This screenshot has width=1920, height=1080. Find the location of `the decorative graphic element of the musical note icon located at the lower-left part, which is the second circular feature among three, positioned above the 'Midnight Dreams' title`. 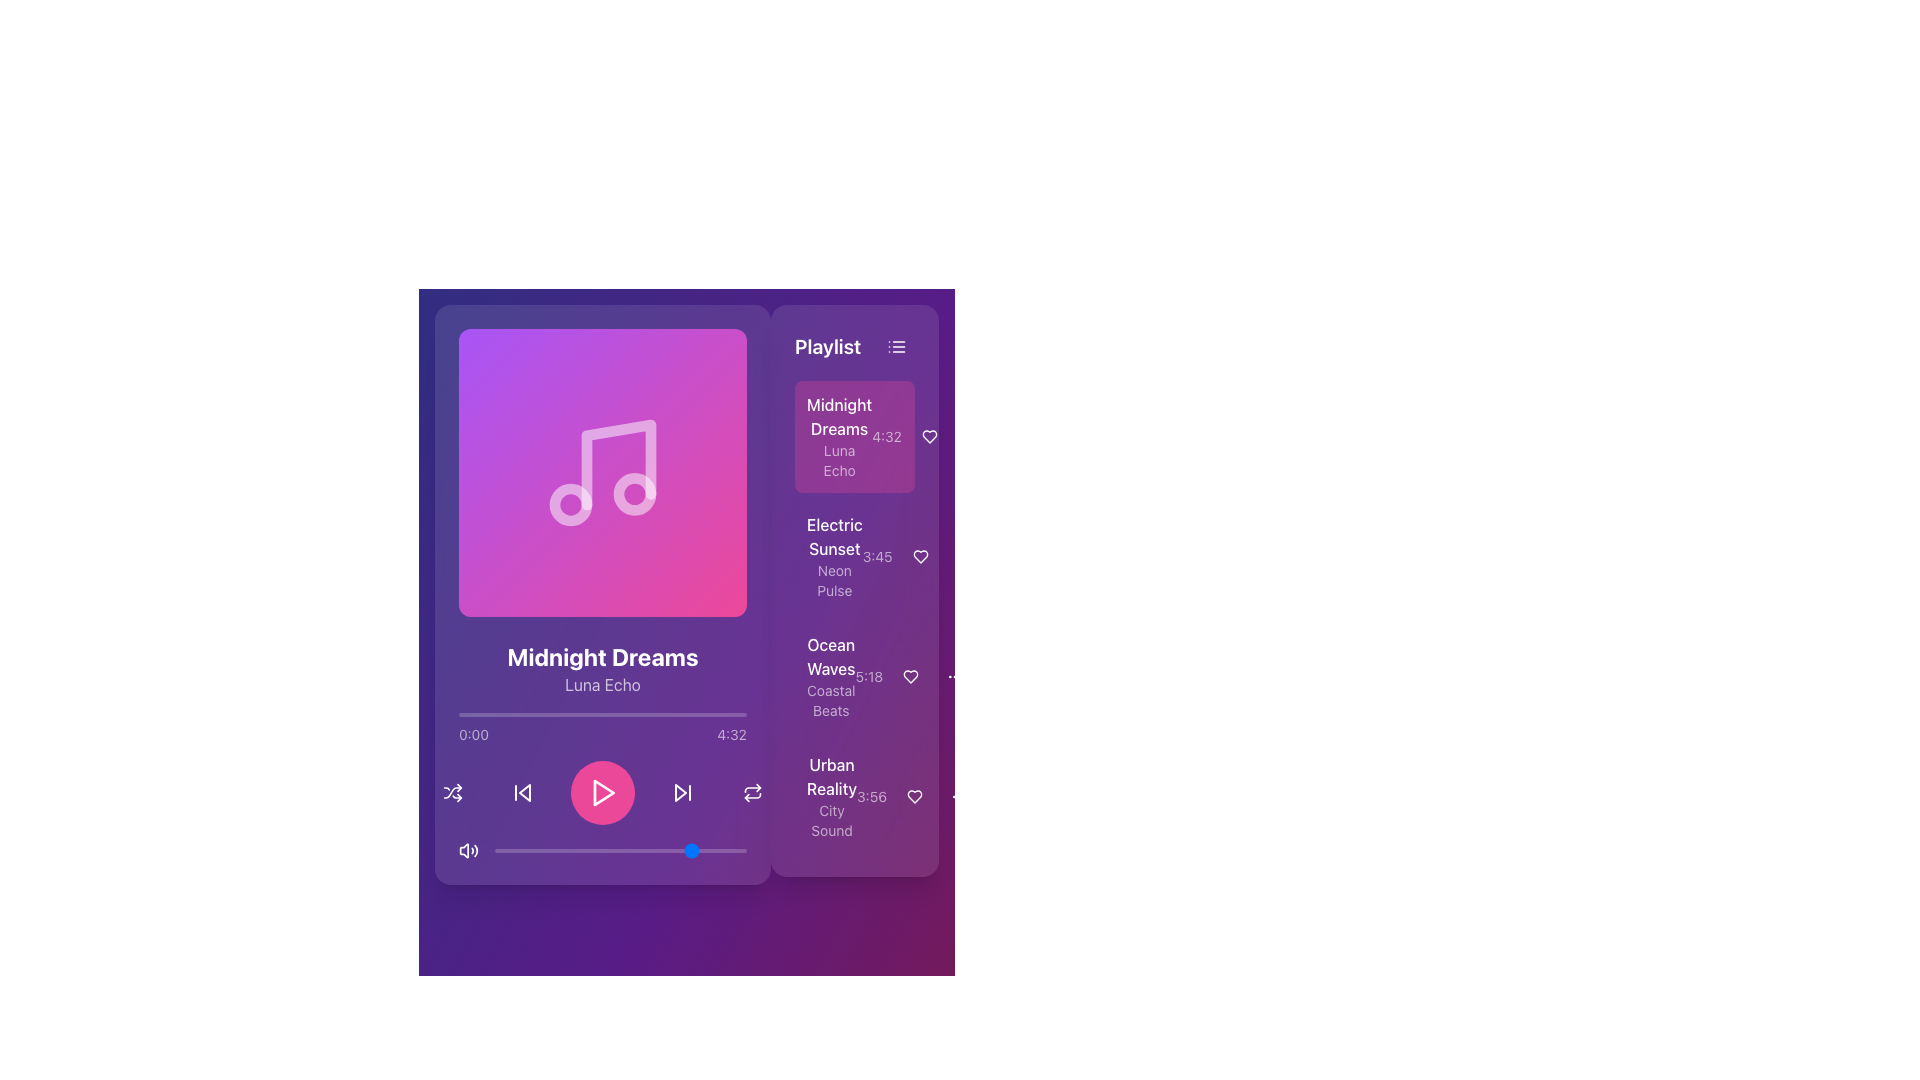

the decorative graphic element of the musical note icon located at the lower-left part, which is the second circular feature among three, positioned above the 'Midnight Dreams' title is located at coordinates (570, 504).